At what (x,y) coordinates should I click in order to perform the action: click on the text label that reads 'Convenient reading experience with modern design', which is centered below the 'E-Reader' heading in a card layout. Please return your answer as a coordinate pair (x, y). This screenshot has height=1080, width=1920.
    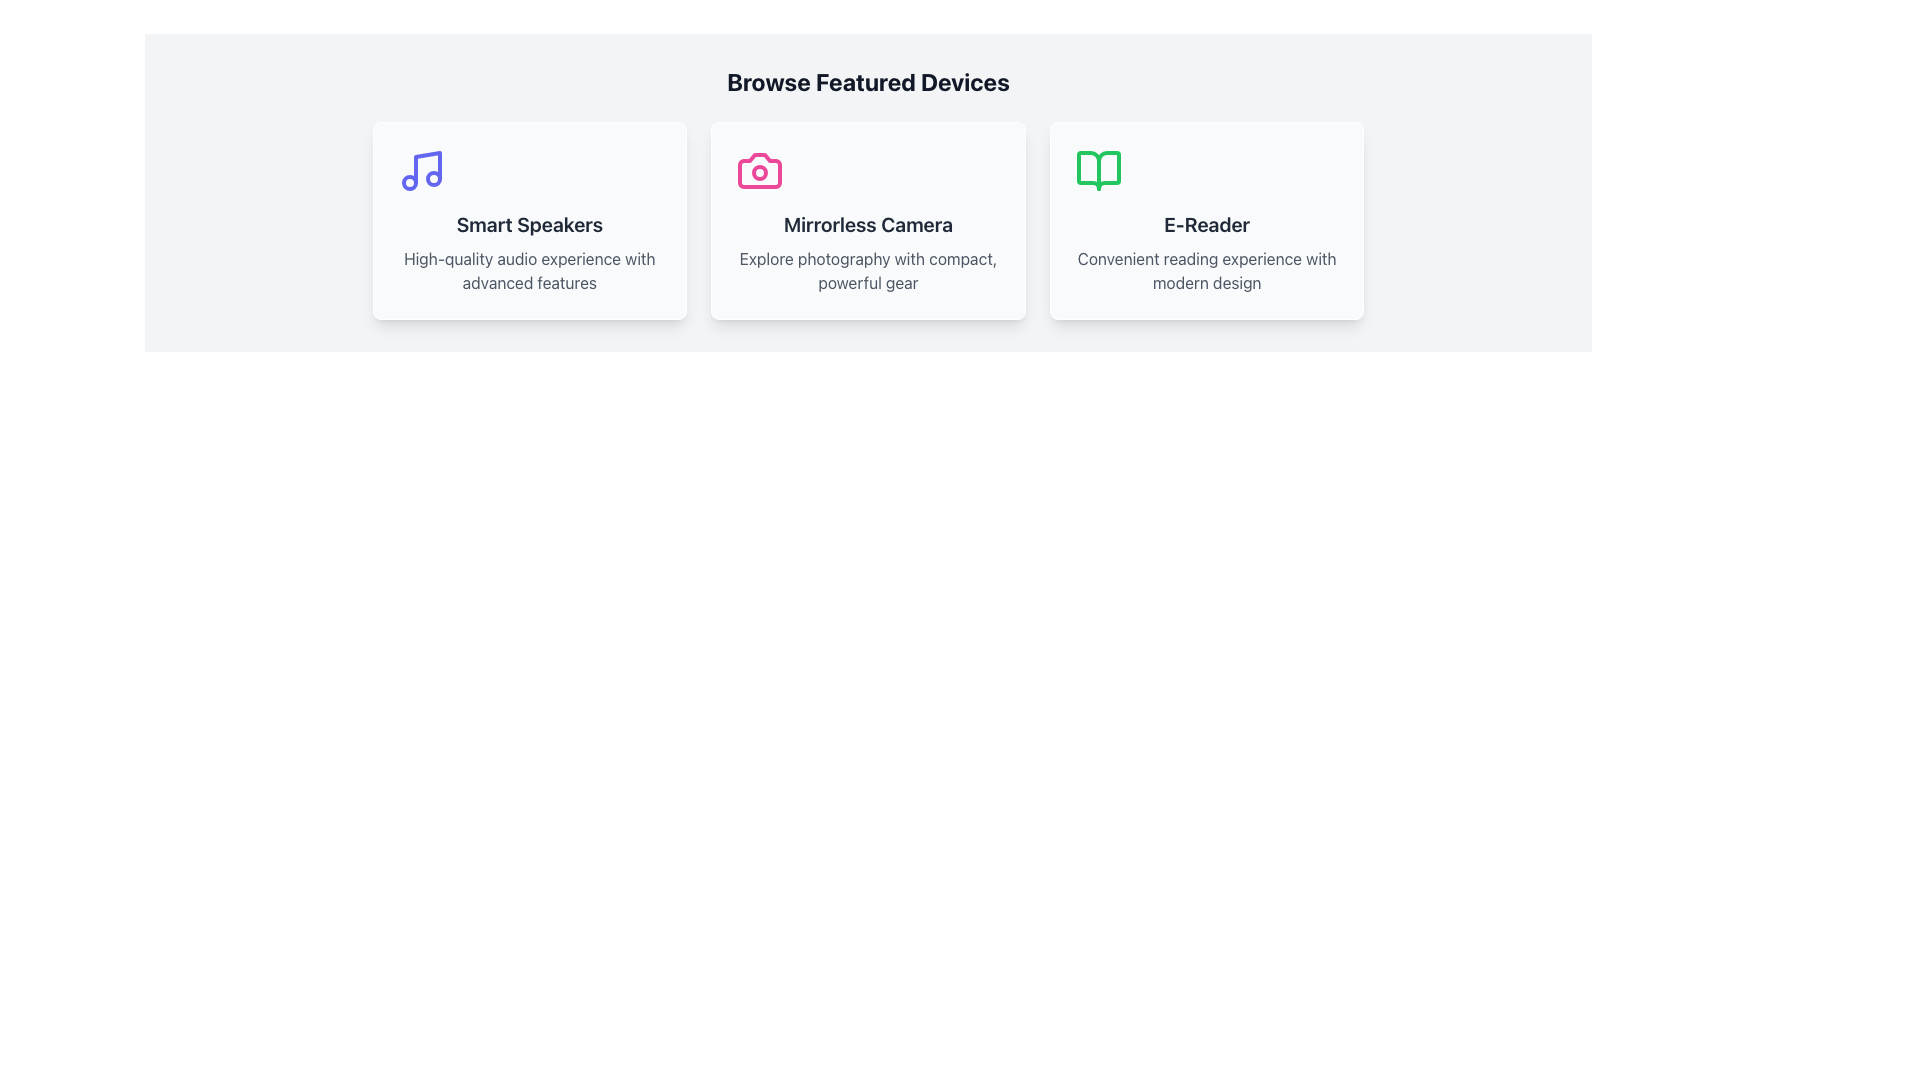
    Looking at the image, I should click on (1206, 270).